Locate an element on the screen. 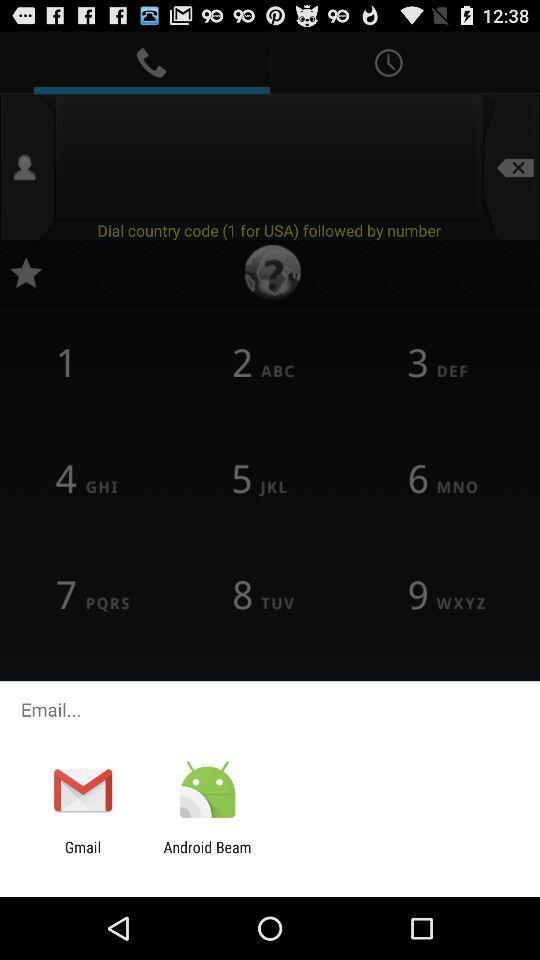 Image resolution: width=540 pixels, height=960 pixels. the item next to the gmail icon is located at coordinates (206, 855).